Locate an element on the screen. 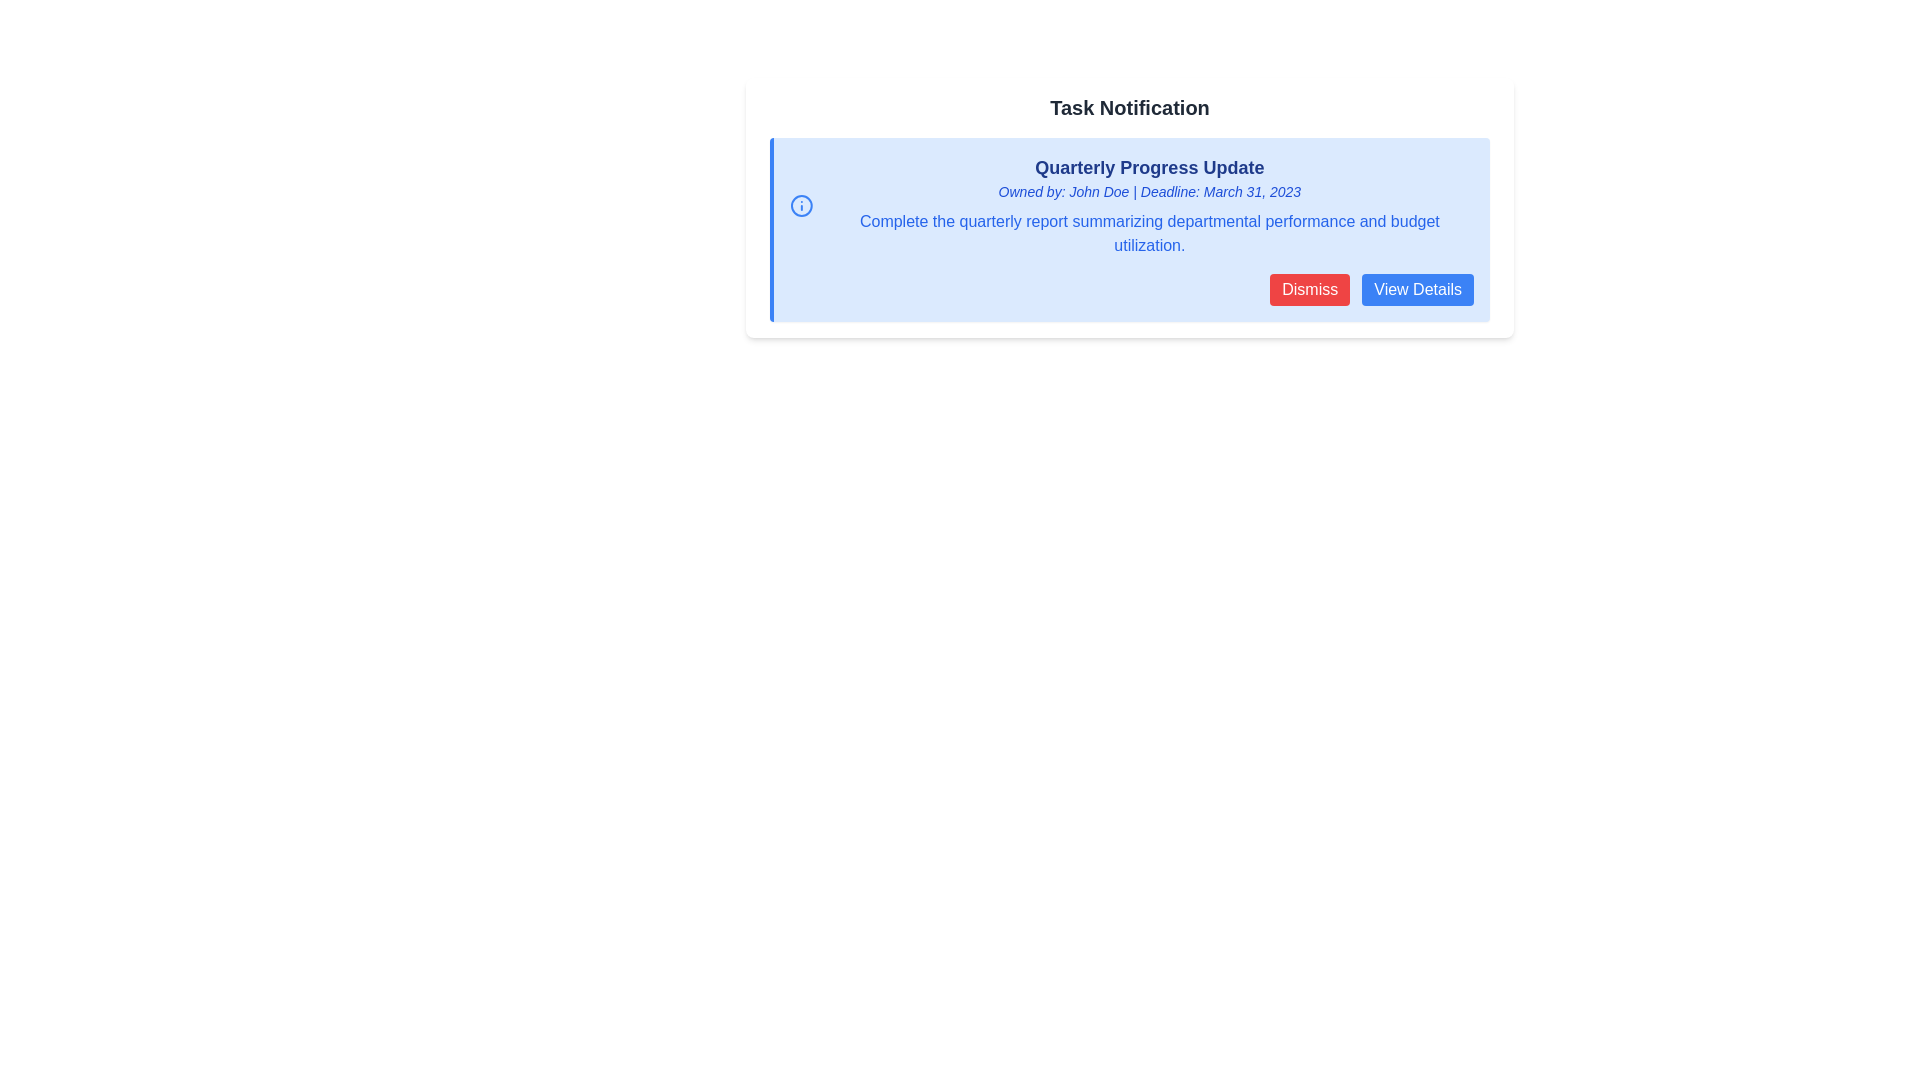 The width and height of the screenshot is (1920, 1080). the outlined blue icon with a vertical line and a dot, located in the 'Quarterly Progress Update' section, above the deadline and owner information is located at coordinates (801, 205).